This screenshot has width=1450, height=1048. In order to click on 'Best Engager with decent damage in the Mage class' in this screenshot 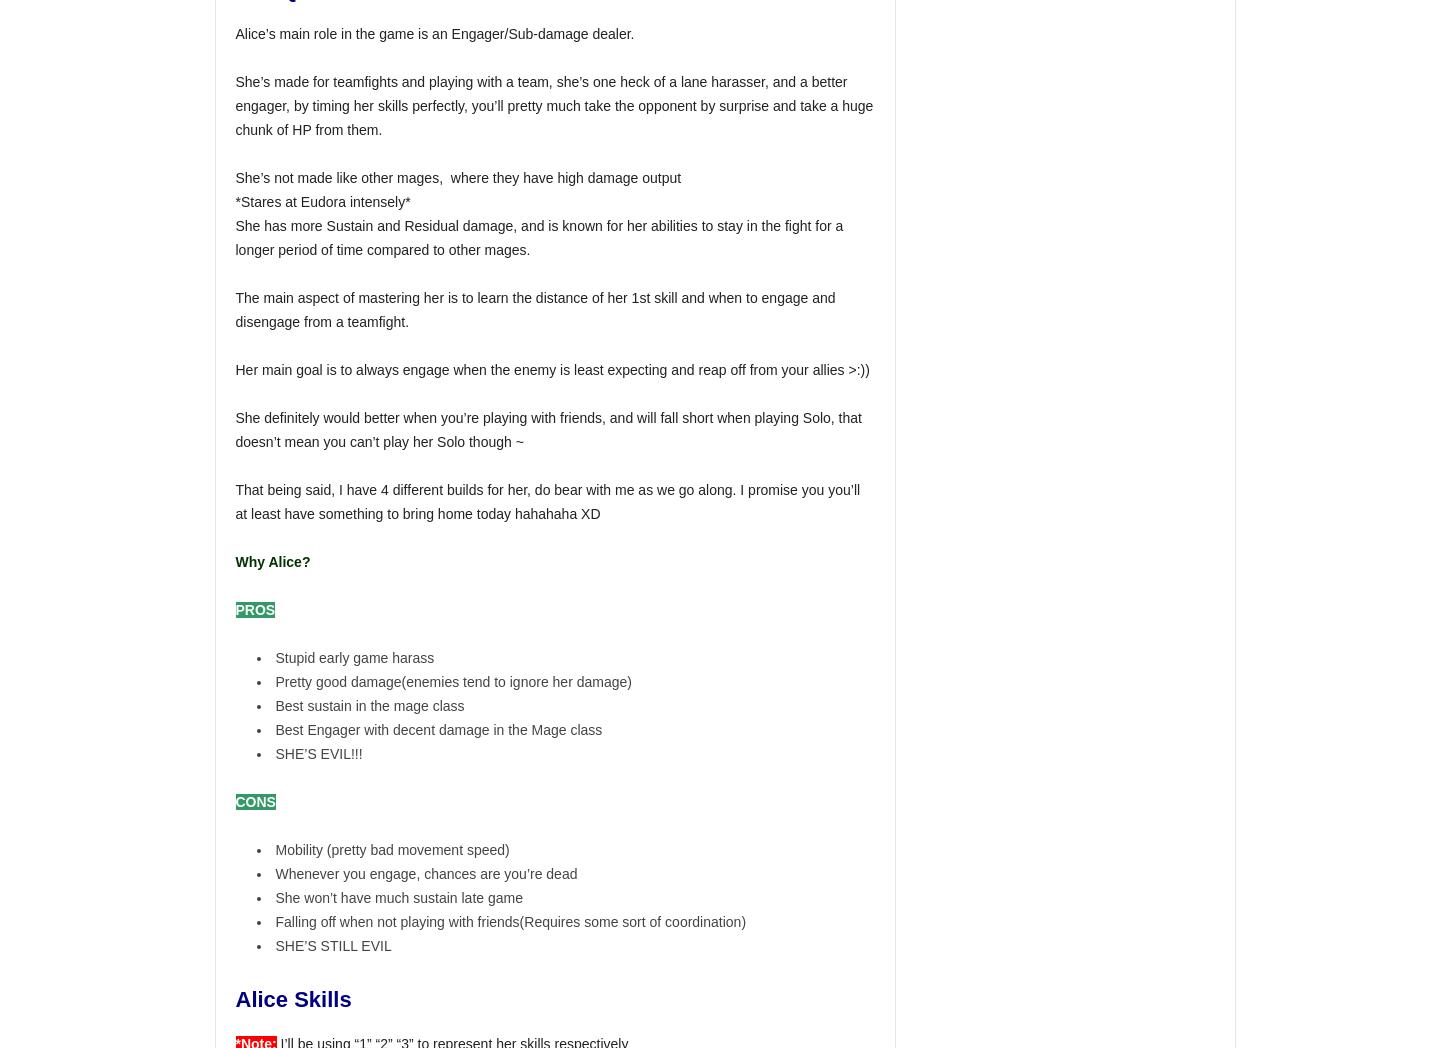, I will do `click(275, 729)`.